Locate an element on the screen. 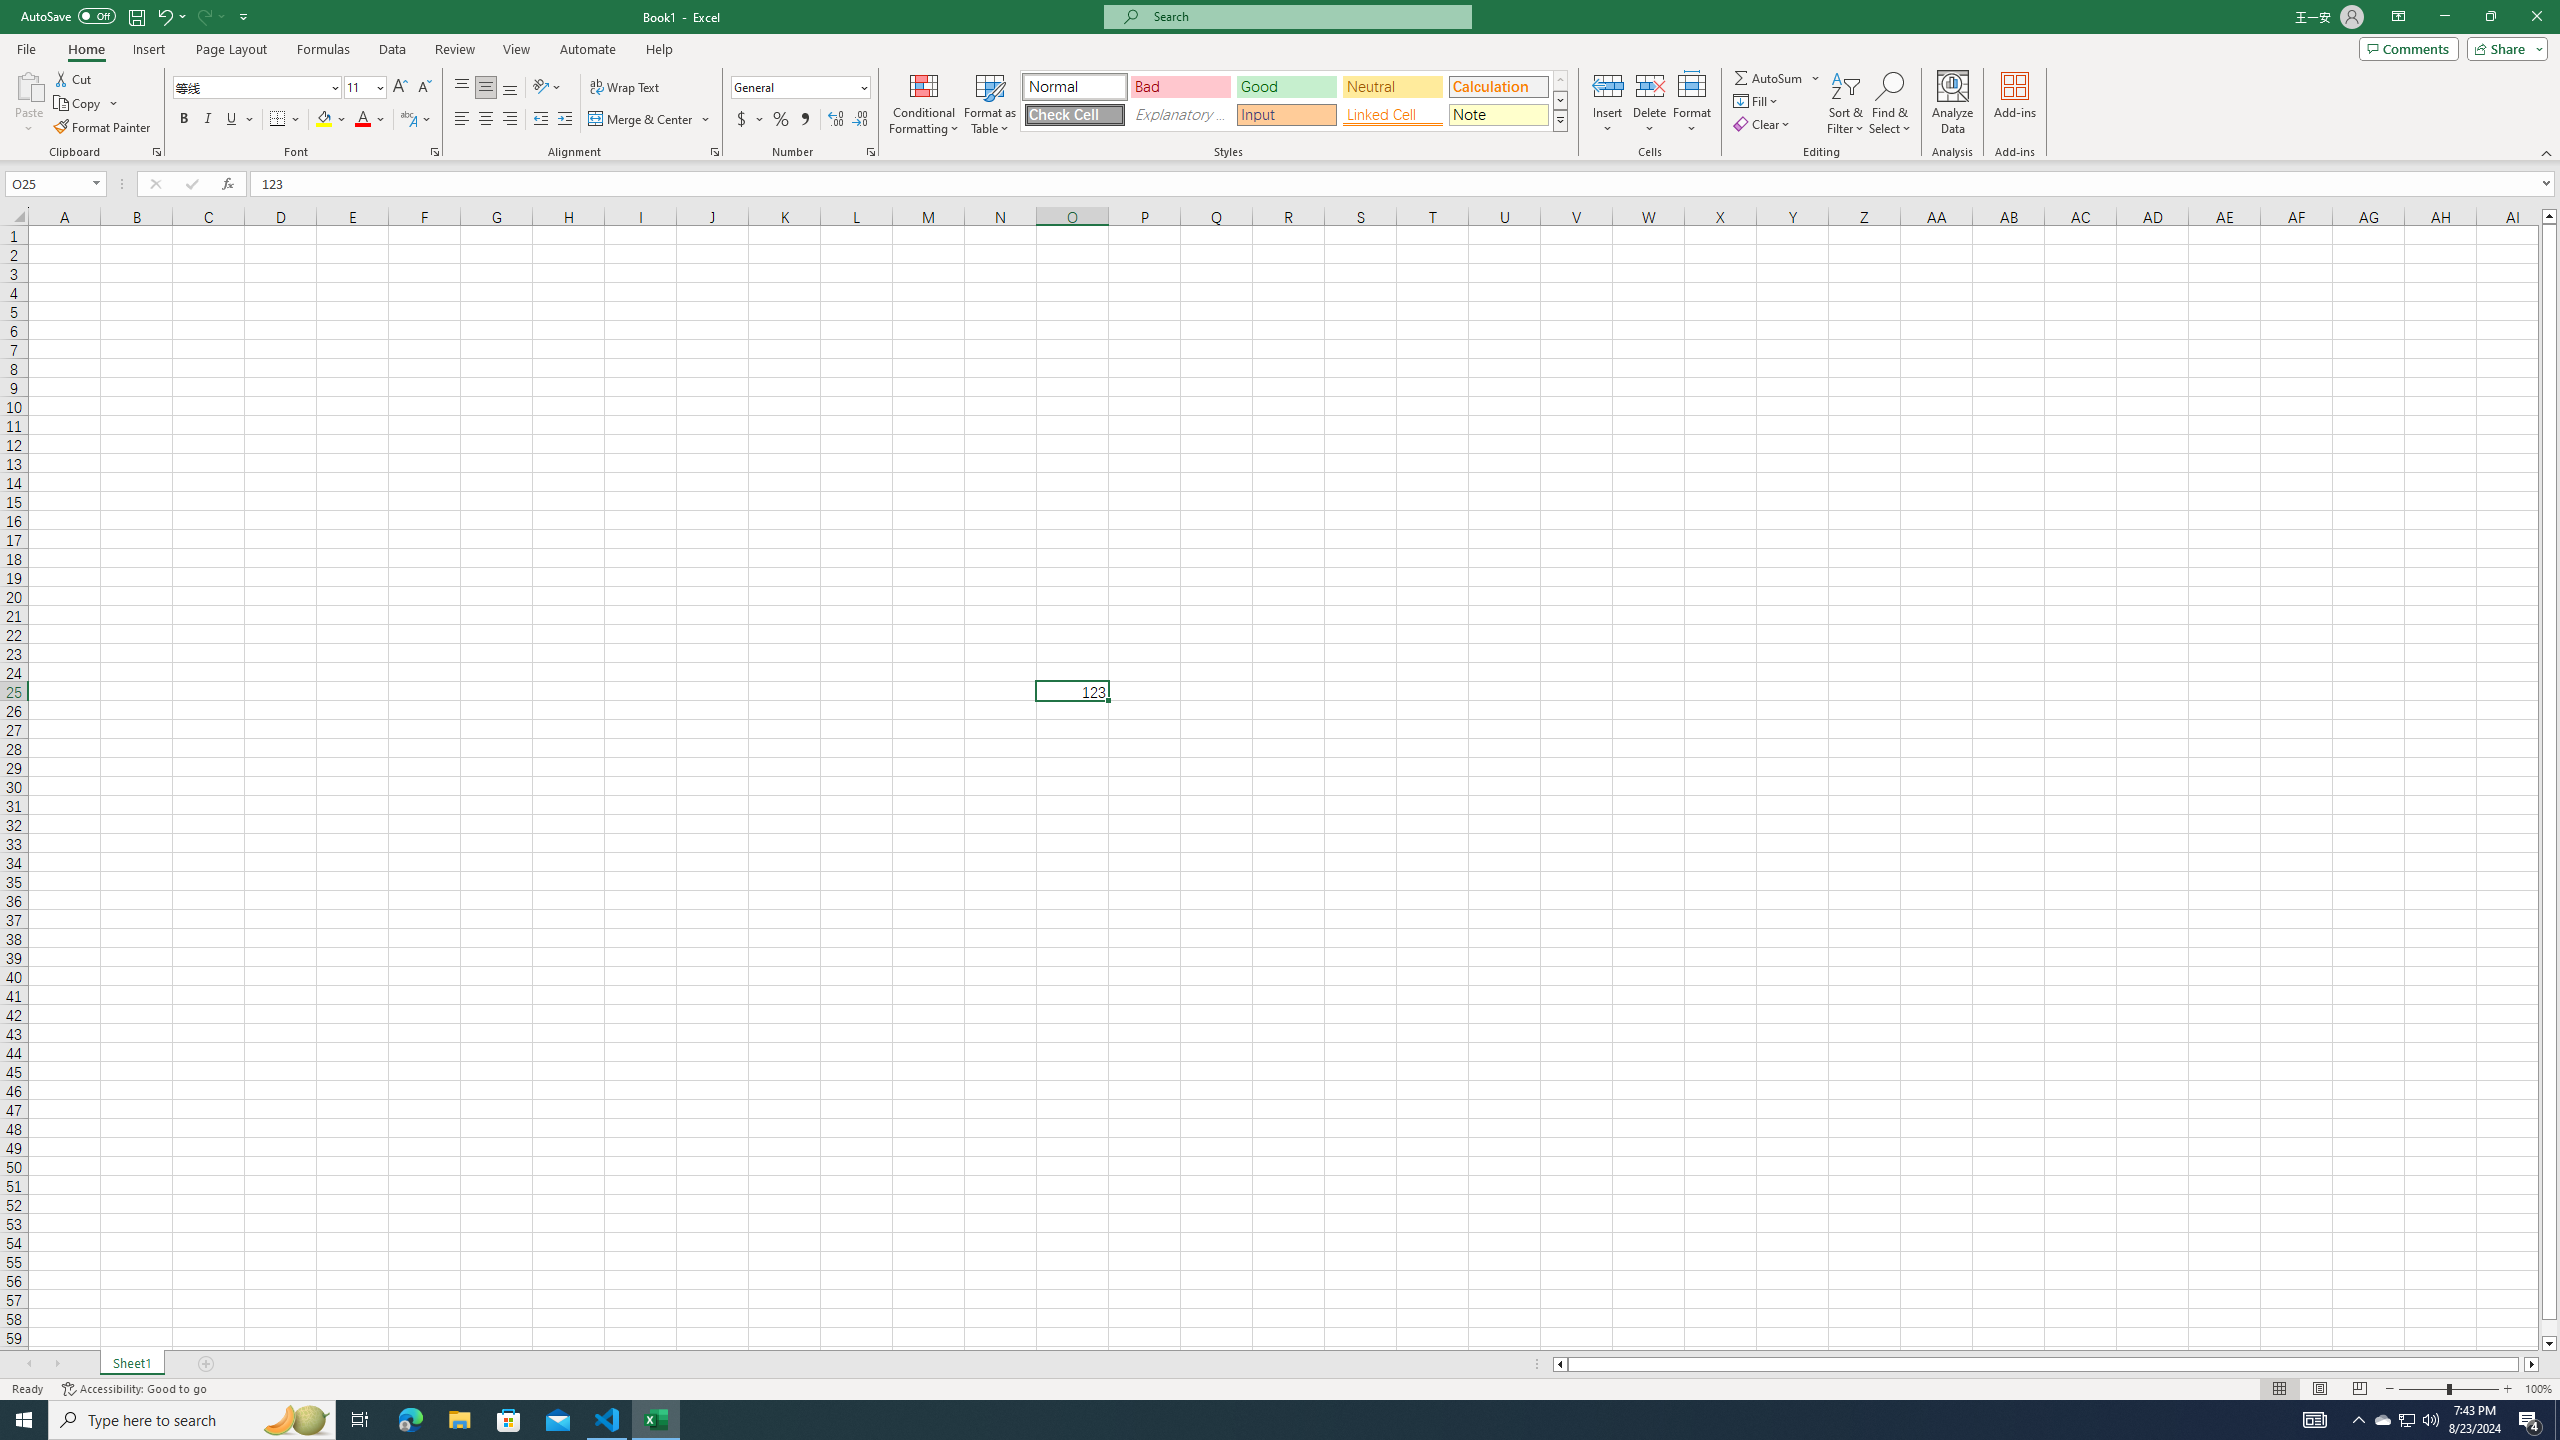  'Borders' is located at coordinates (285, 118).